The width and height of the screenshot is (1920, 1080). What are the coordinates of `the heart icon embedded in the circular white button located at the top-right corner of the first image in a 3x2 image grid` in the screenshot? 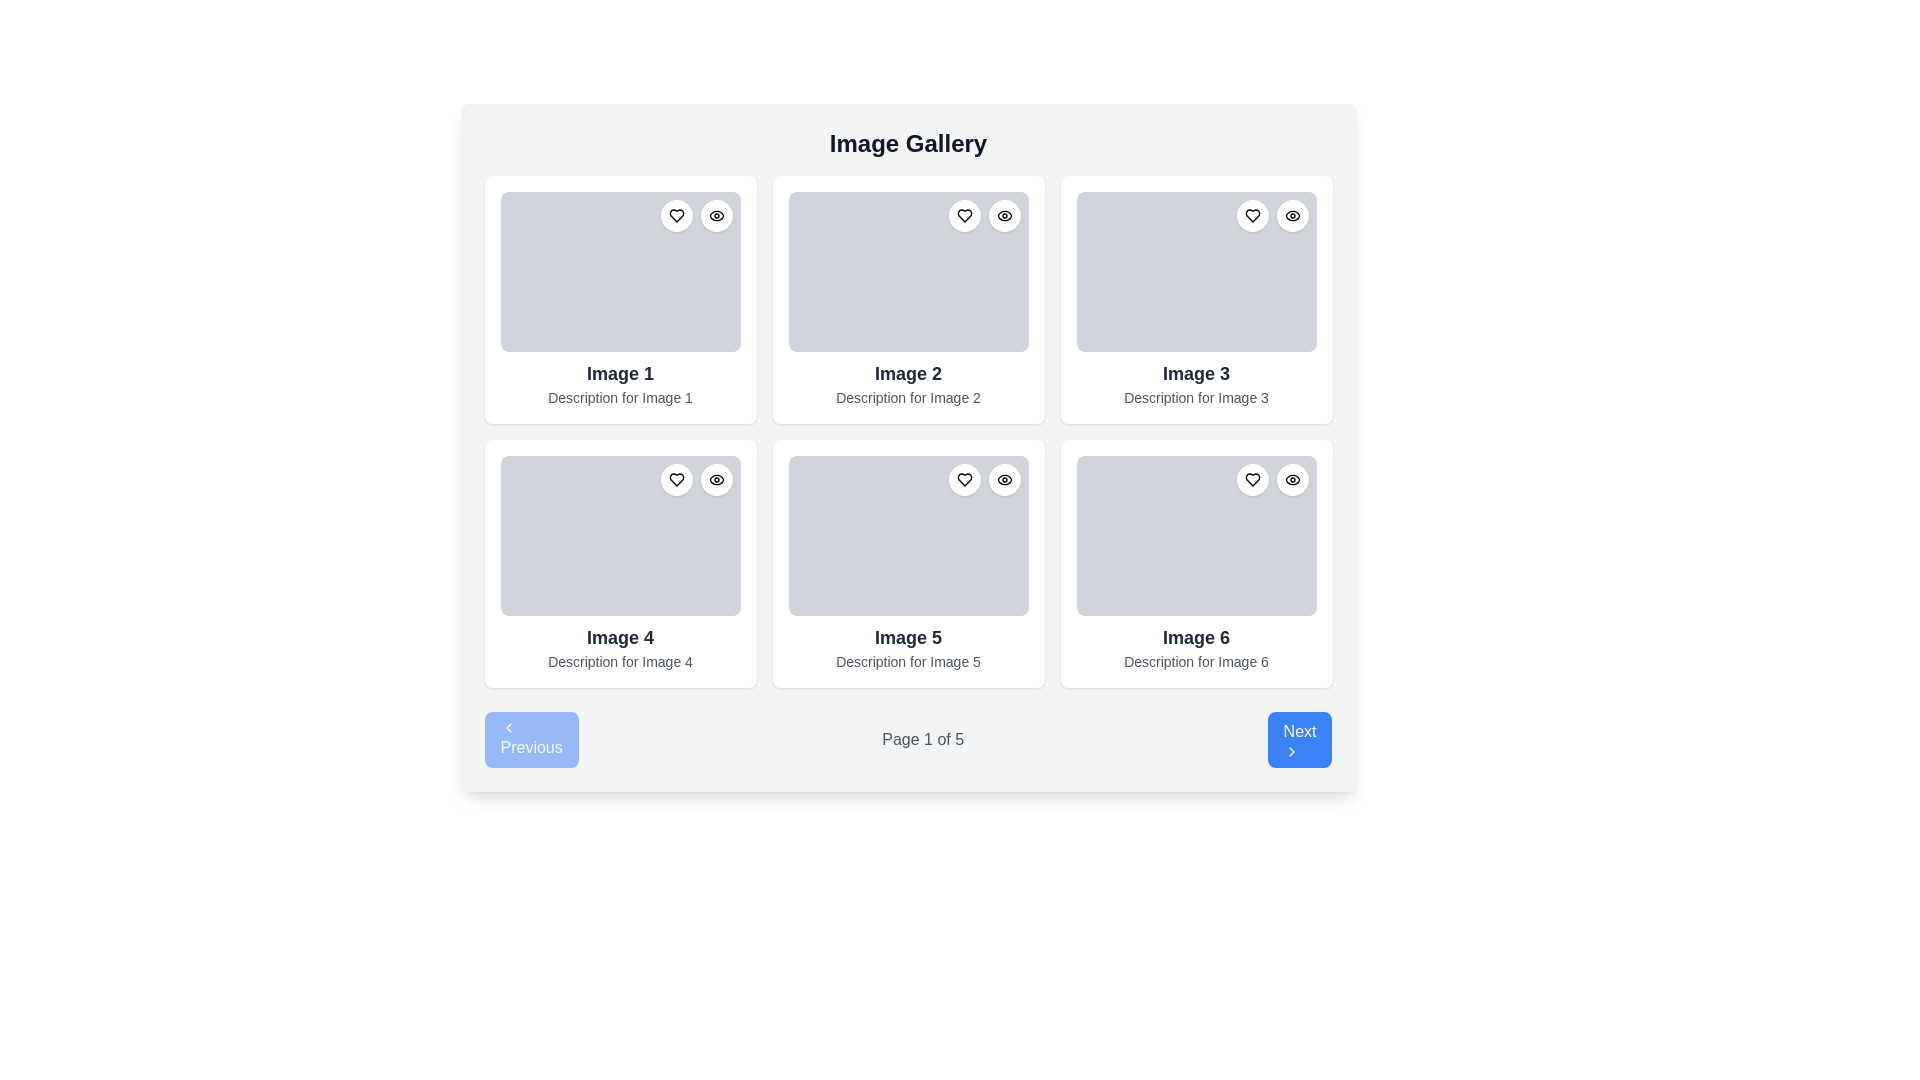 It's located at (676, 216).